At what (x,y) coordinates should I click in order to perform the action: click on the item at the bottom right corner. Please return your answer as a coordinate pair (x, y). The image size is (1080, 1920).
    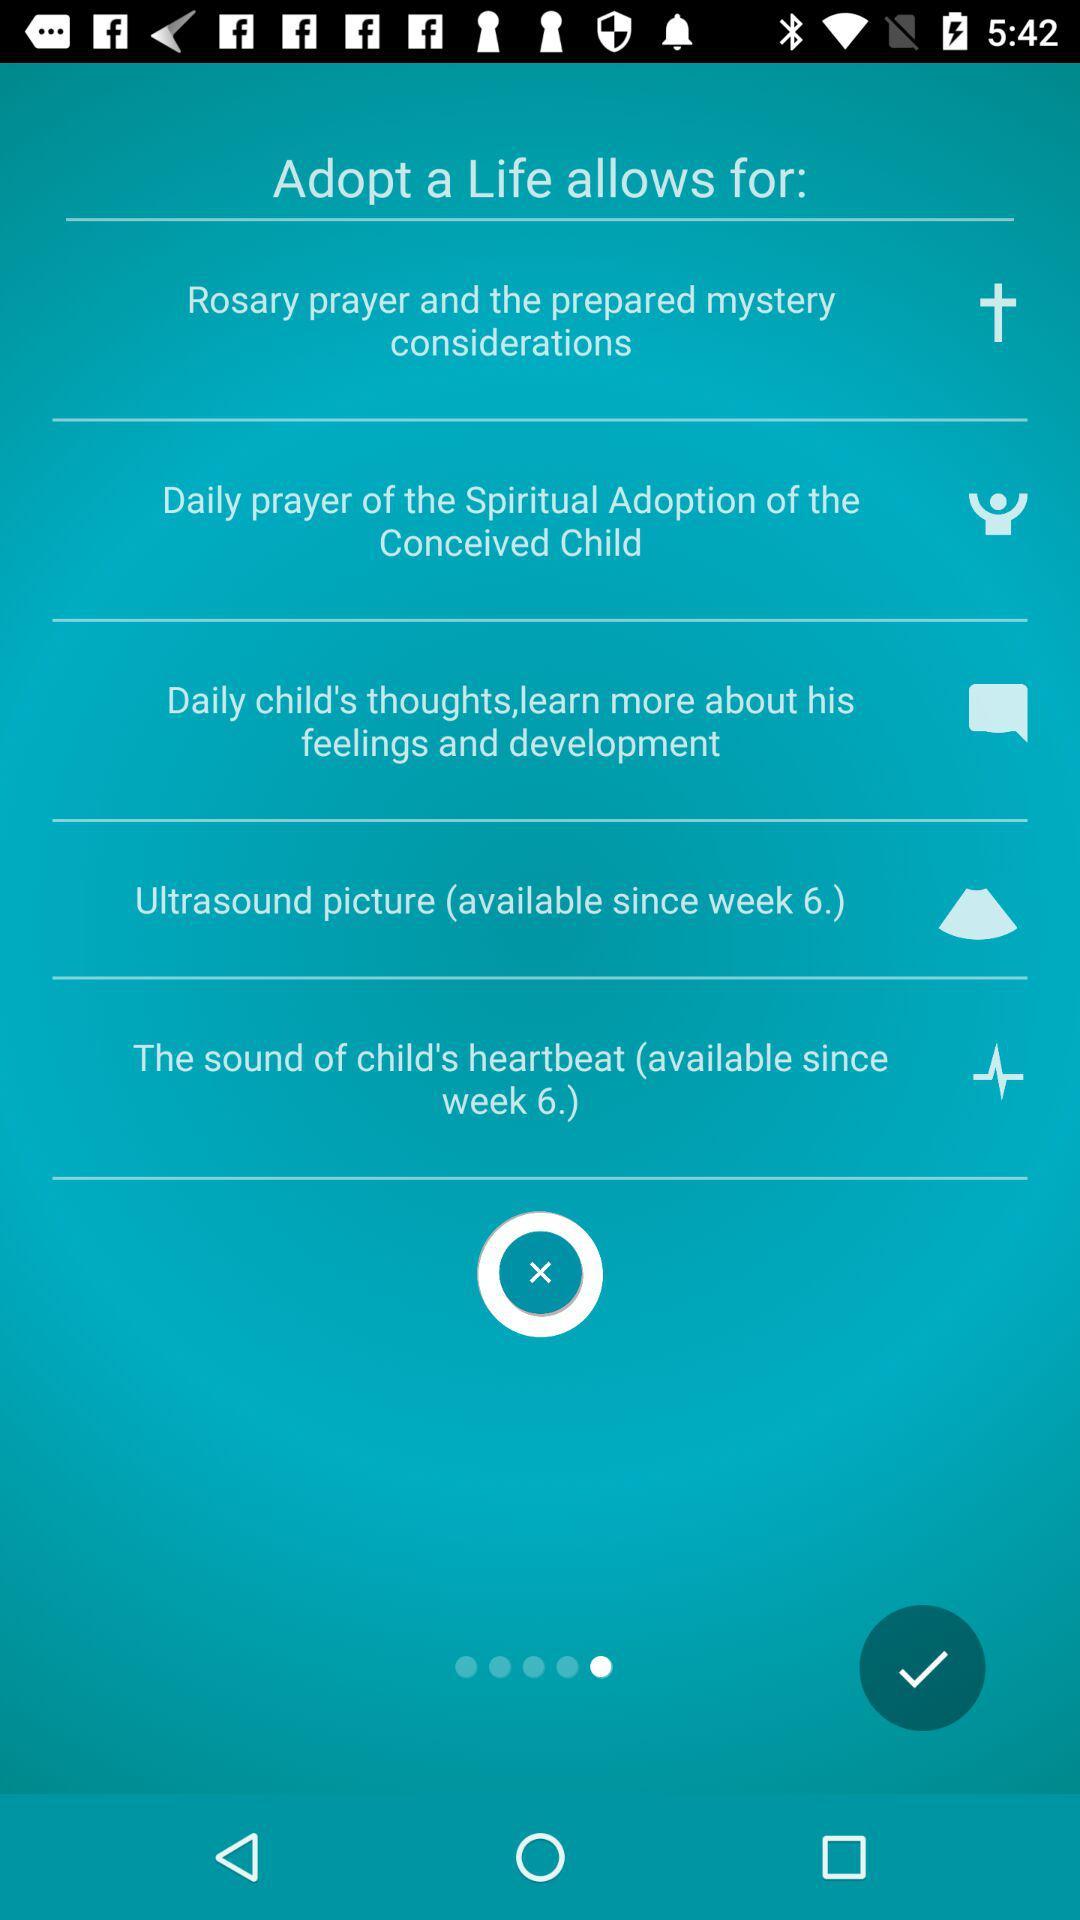
    Looking at the image, I should click on (922, 1668).